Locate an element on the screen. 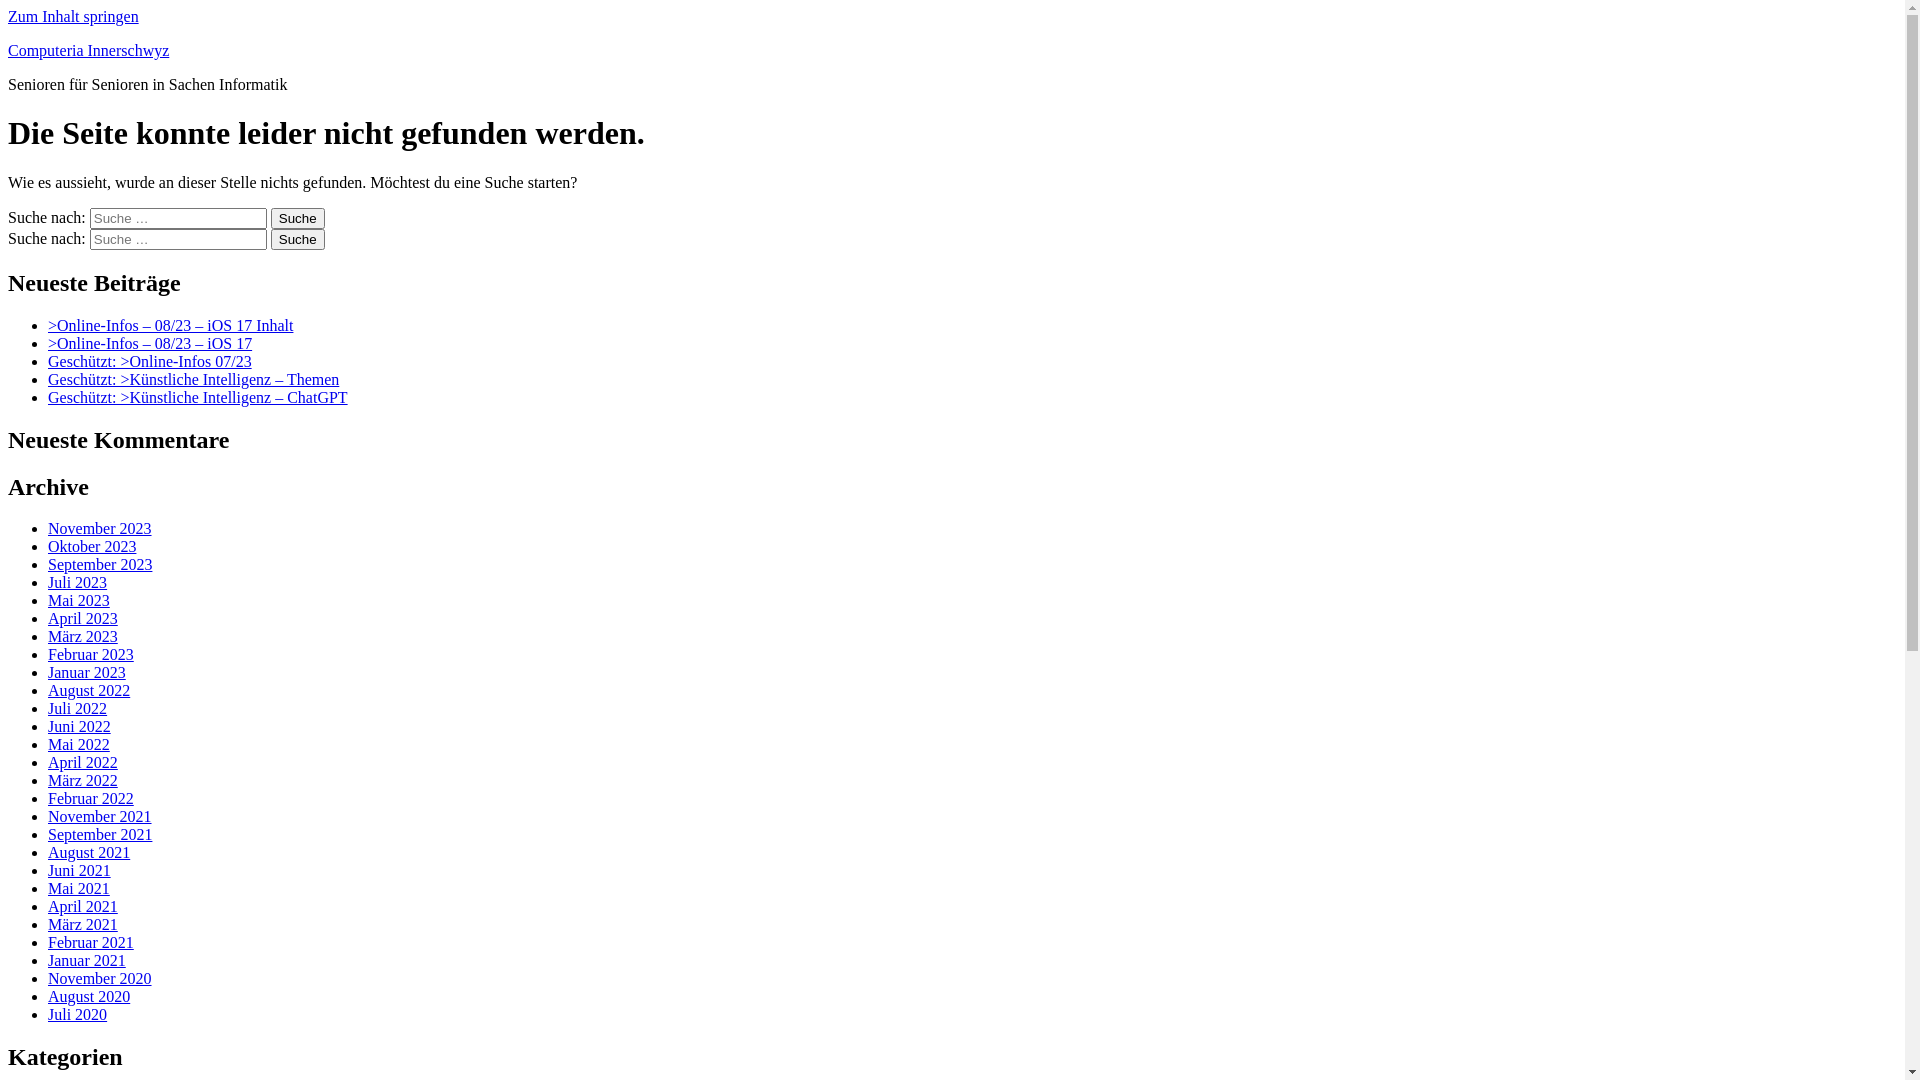 This screenshot has height=1080, width=1920. 'Oktober 2023' is located at coordinates (48, 546).